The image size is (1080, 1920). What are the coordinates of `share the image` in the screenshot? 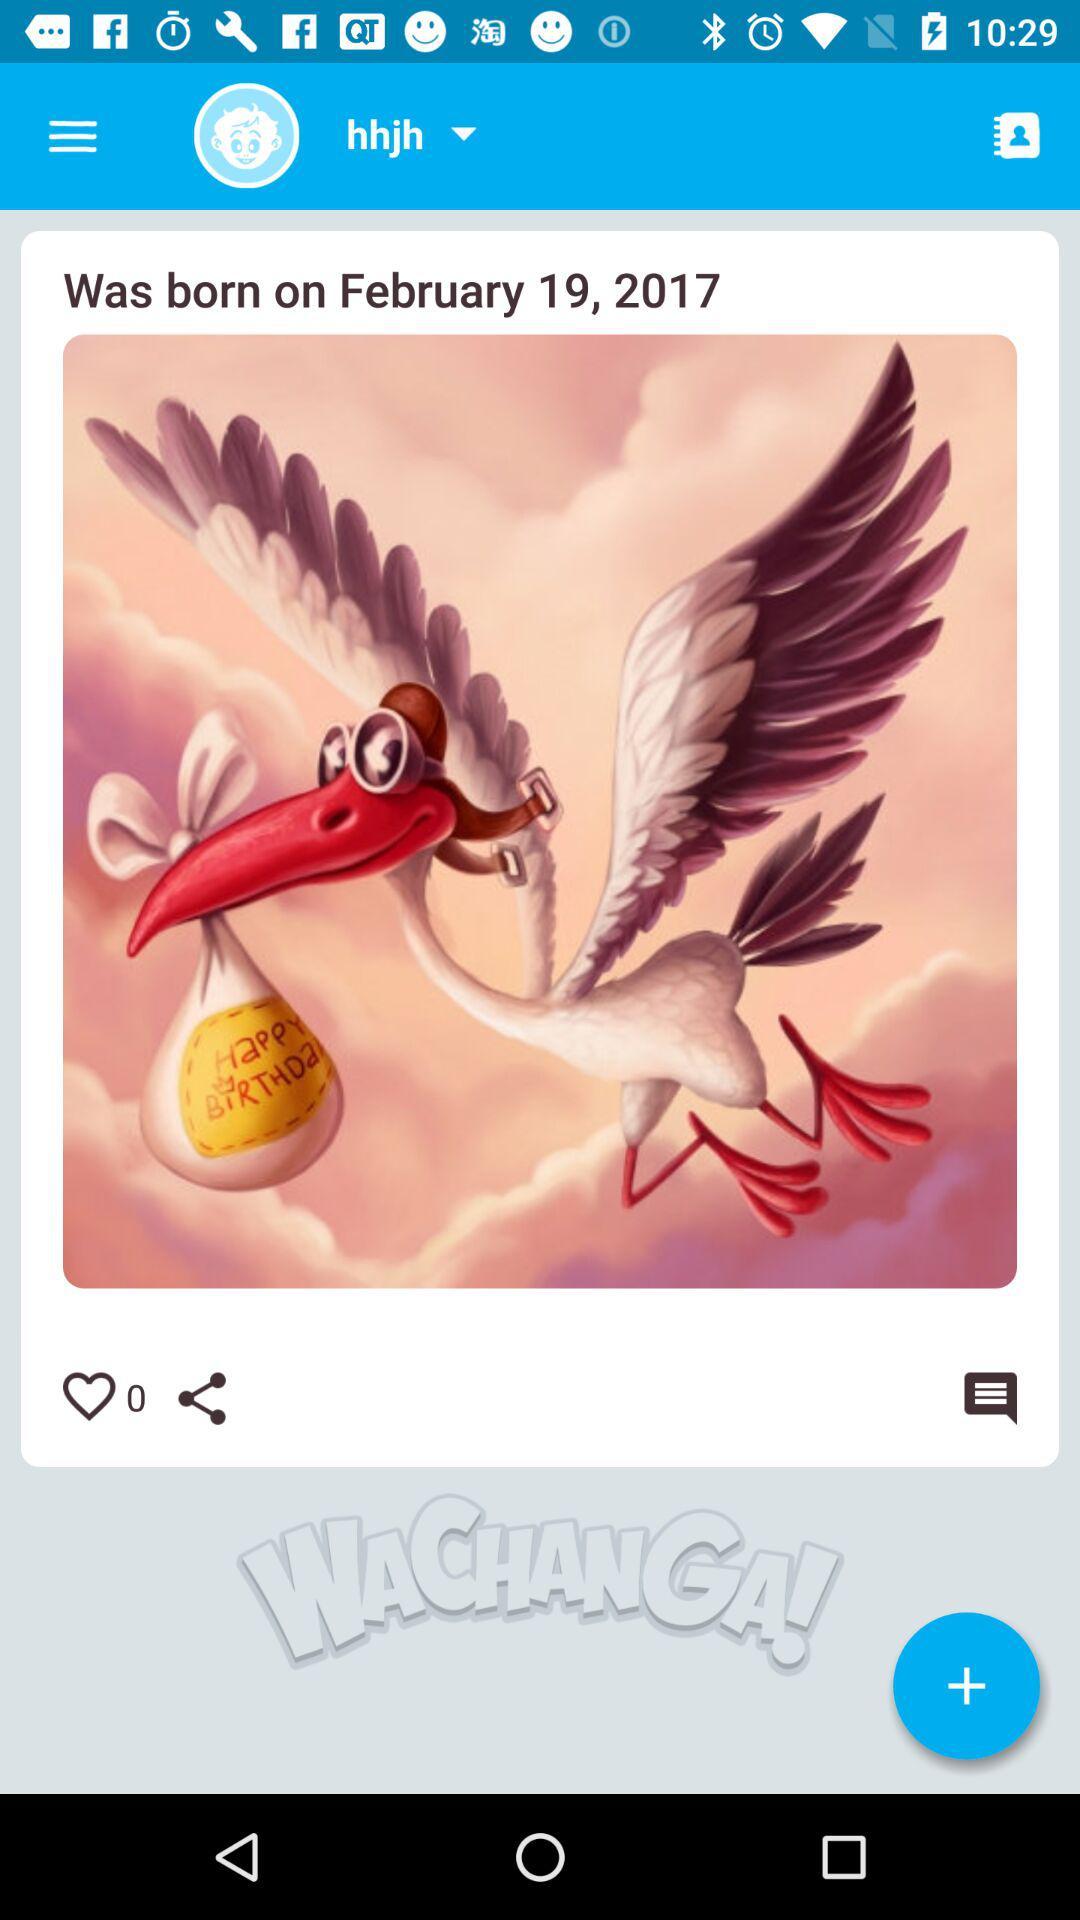 It's located at (217, 1397).